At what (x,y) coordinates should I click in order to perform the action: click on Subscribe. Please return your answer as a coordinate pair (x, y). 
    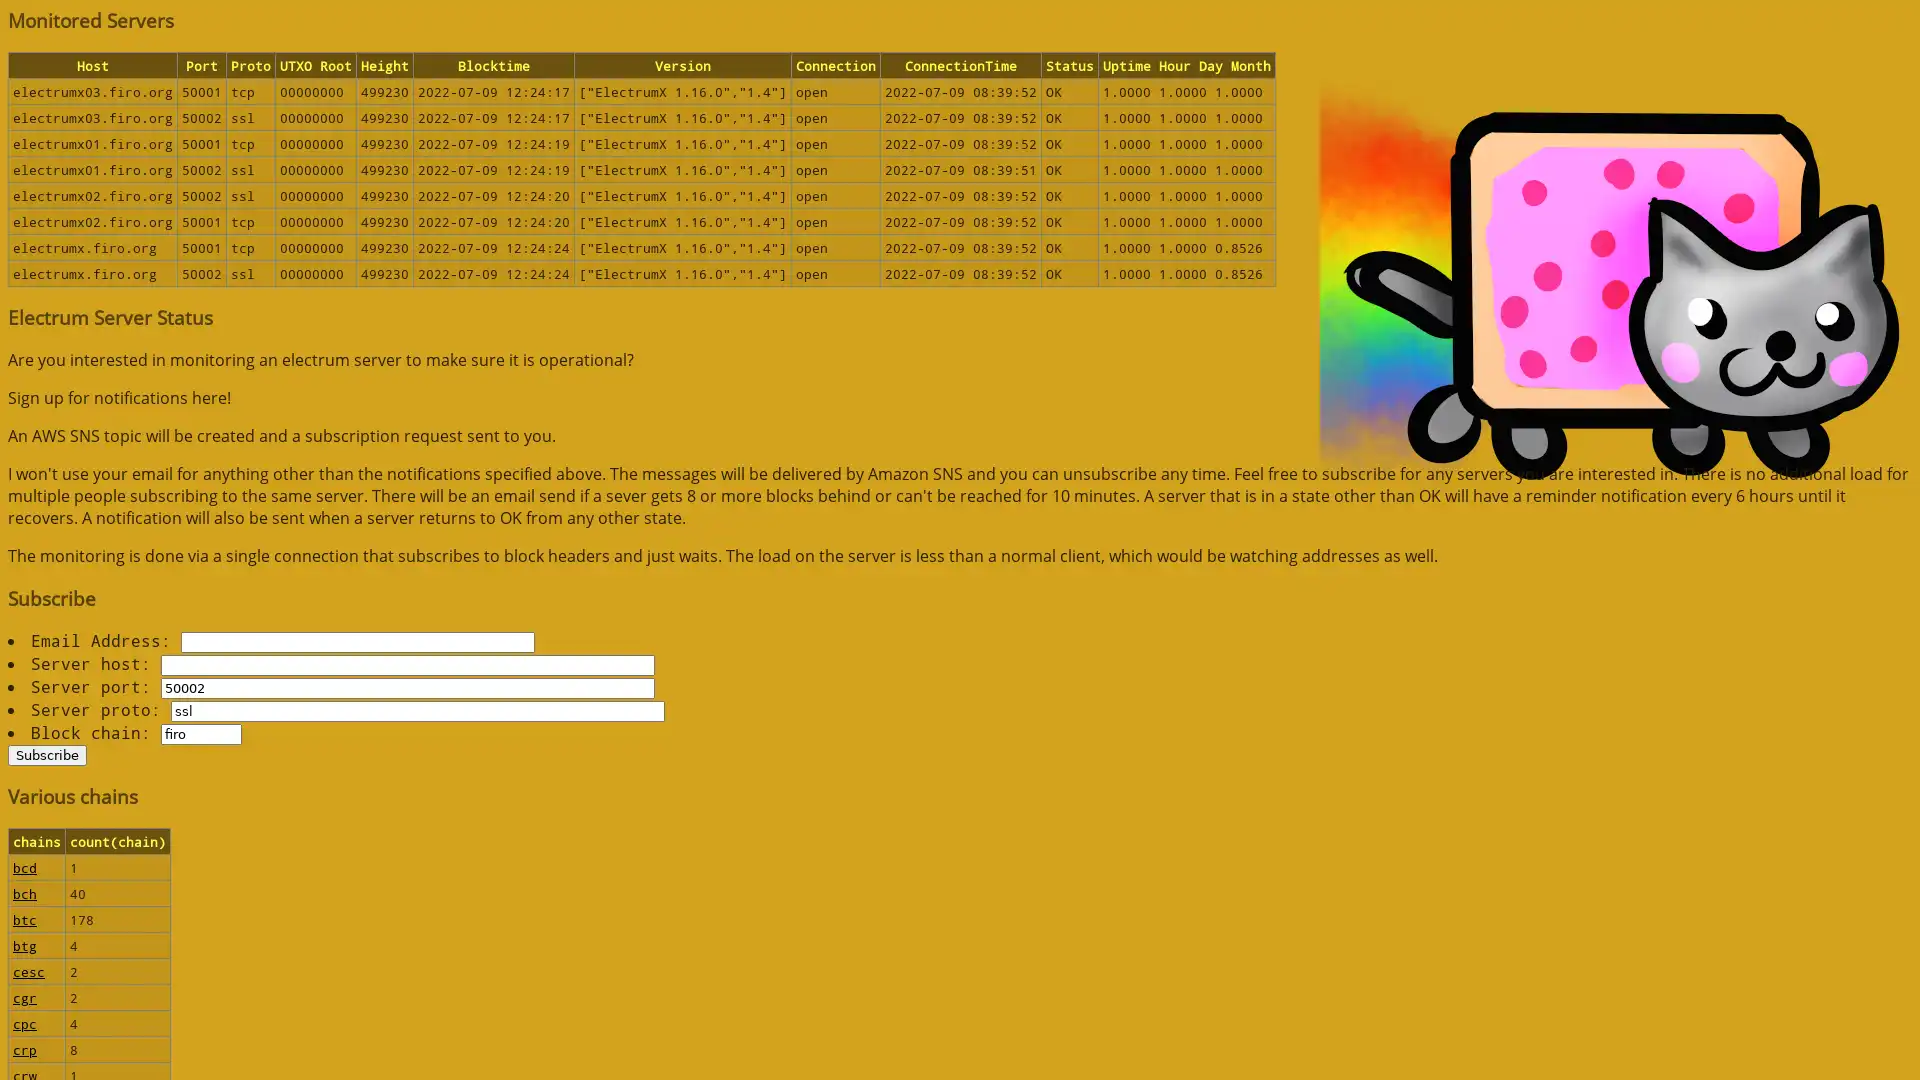
    Looking at the image, I should click on (47, 754).